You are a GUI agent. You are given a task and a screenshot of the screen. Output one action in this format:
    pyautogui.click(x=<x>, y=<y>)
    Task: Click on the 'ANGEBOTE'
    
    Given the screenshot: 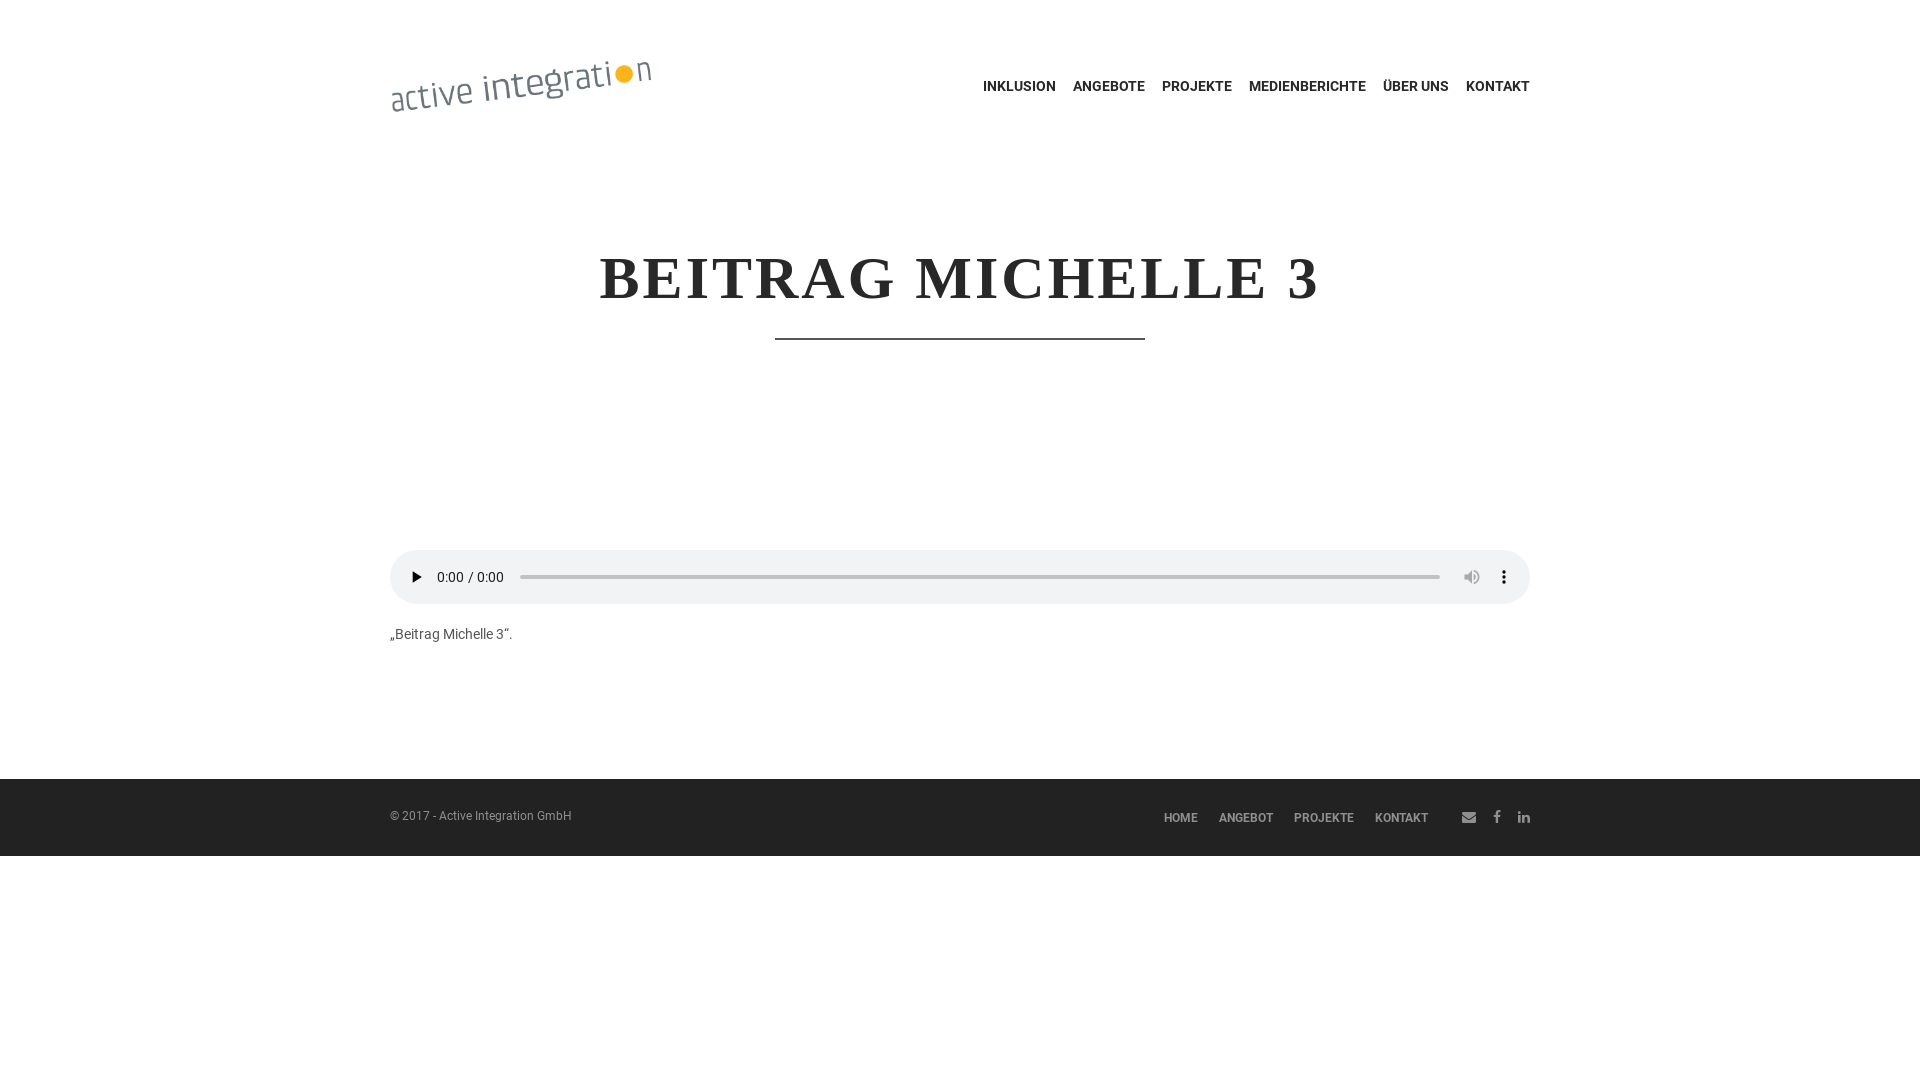 What is the action you would take?
    pyautogui.click(x=1107, y=84)
    